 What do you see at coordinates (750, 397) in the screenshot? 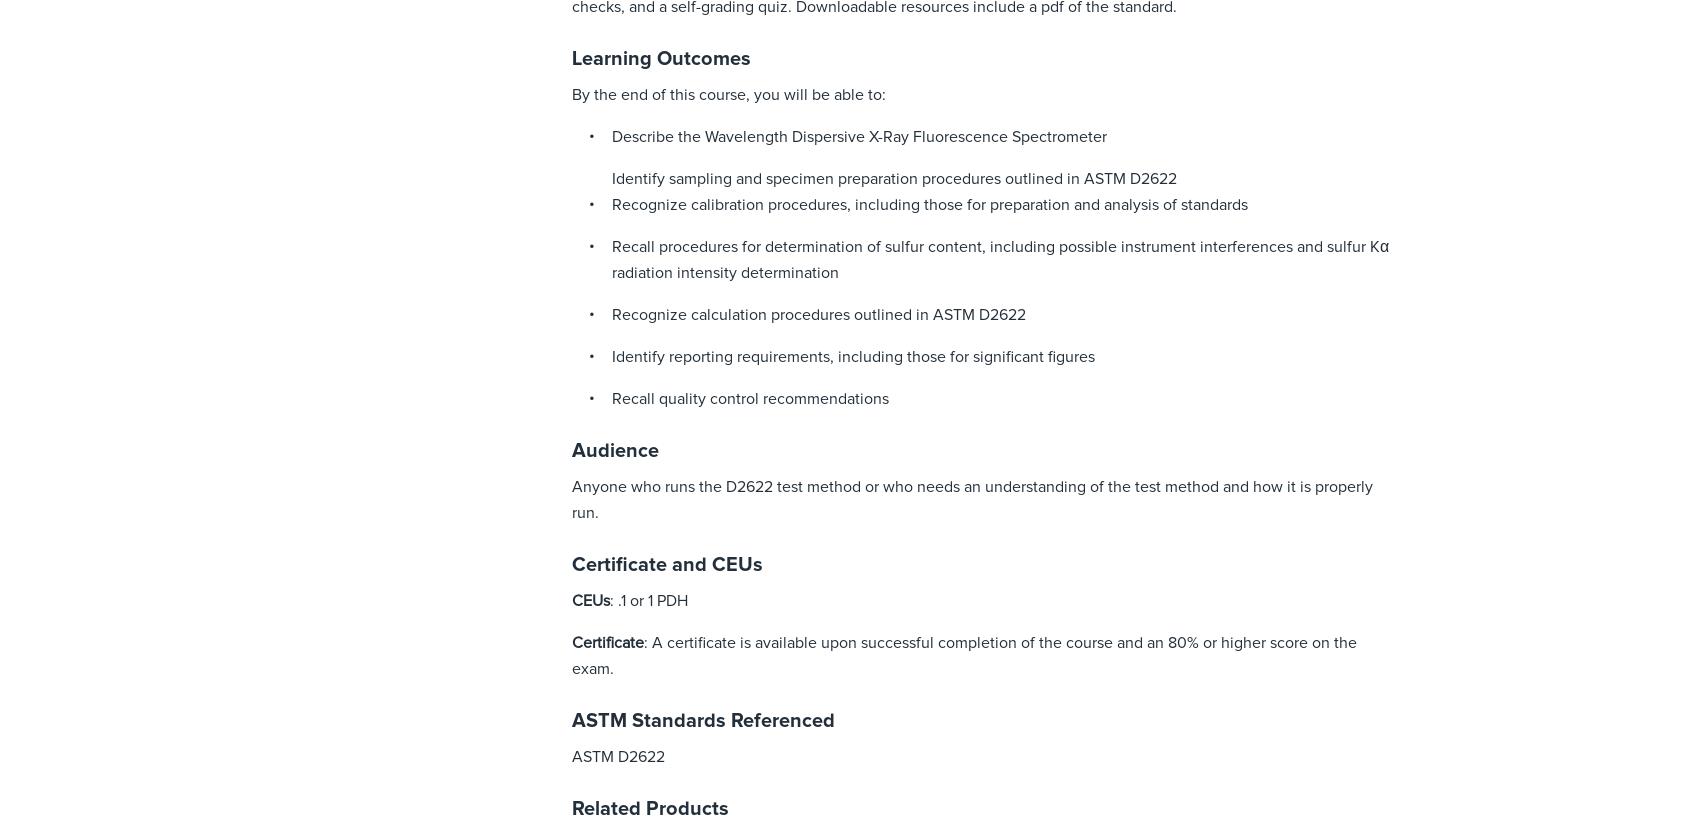
I see `'Recall quality control recommendations'` at bounding box center [750, 397].